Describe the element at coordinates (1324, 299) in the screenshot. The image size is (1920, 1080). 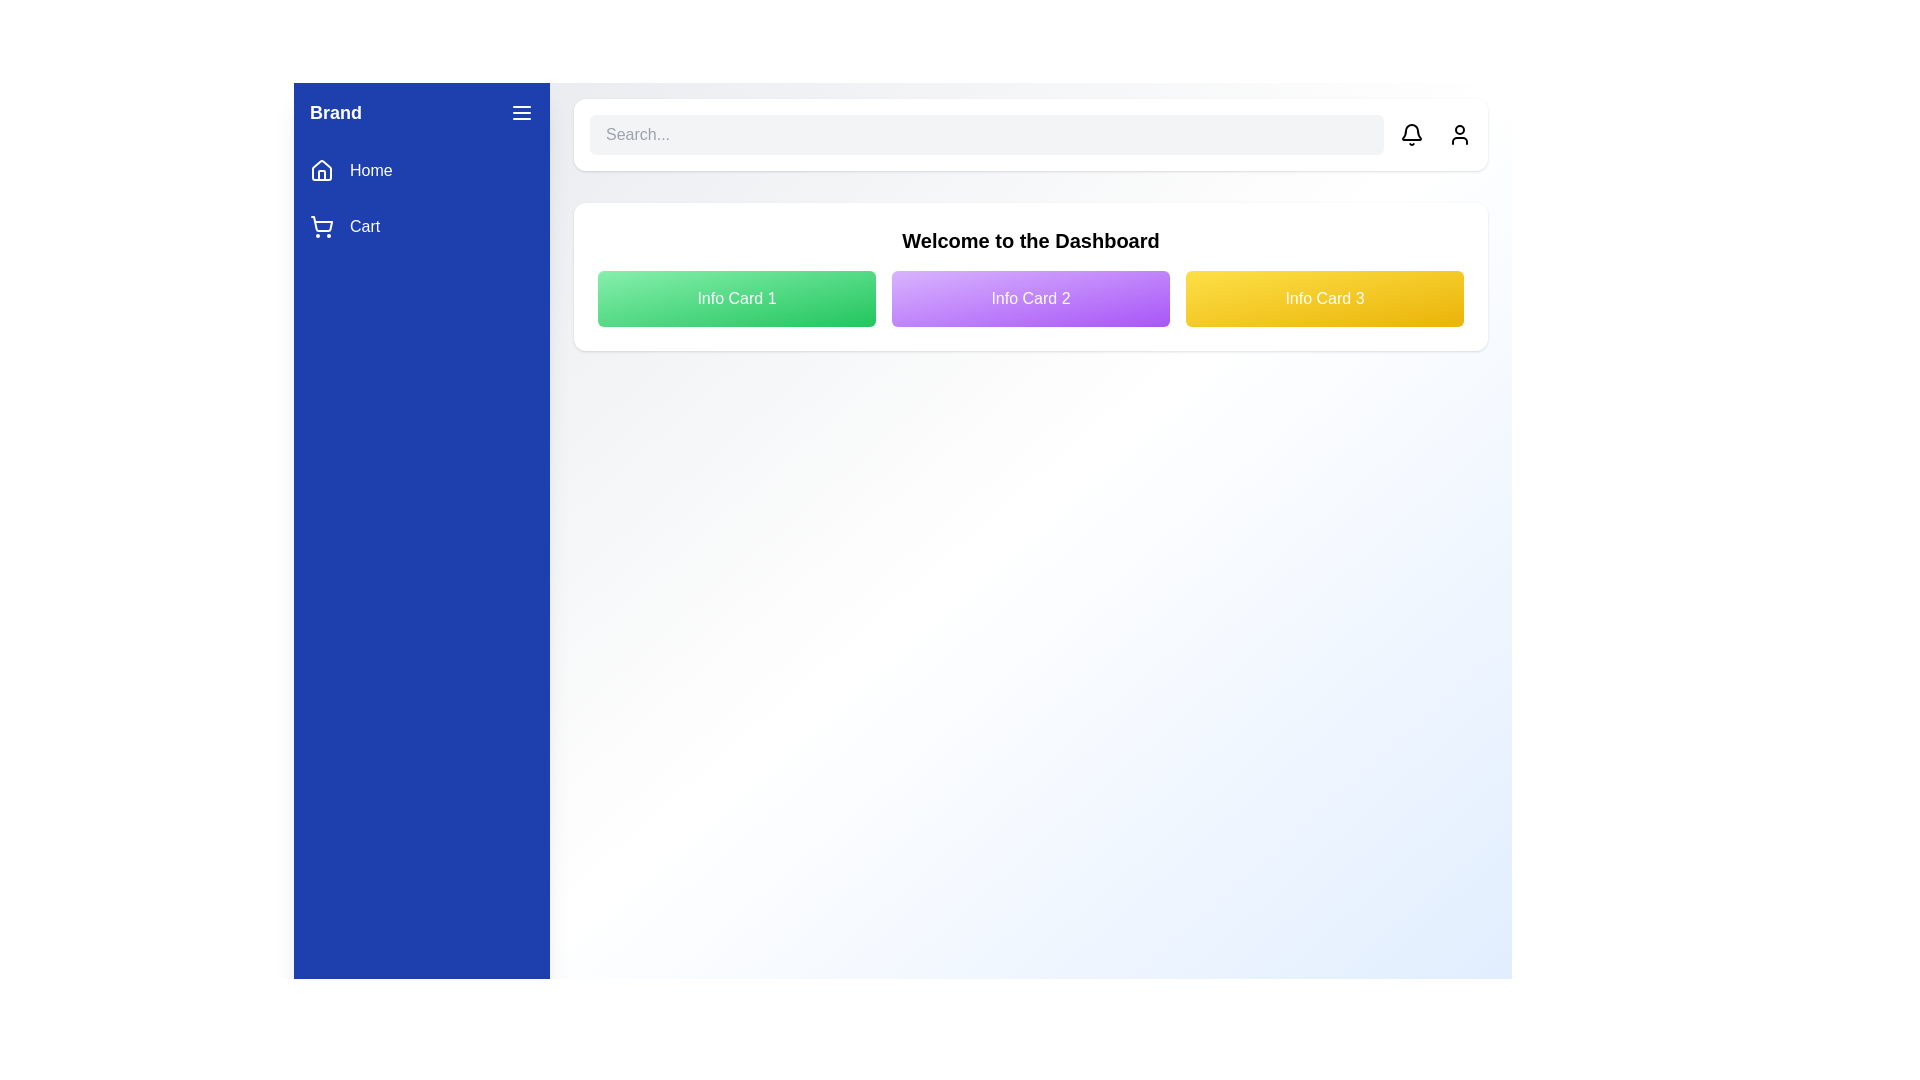
I see `the information card Info Card 3` at that location.